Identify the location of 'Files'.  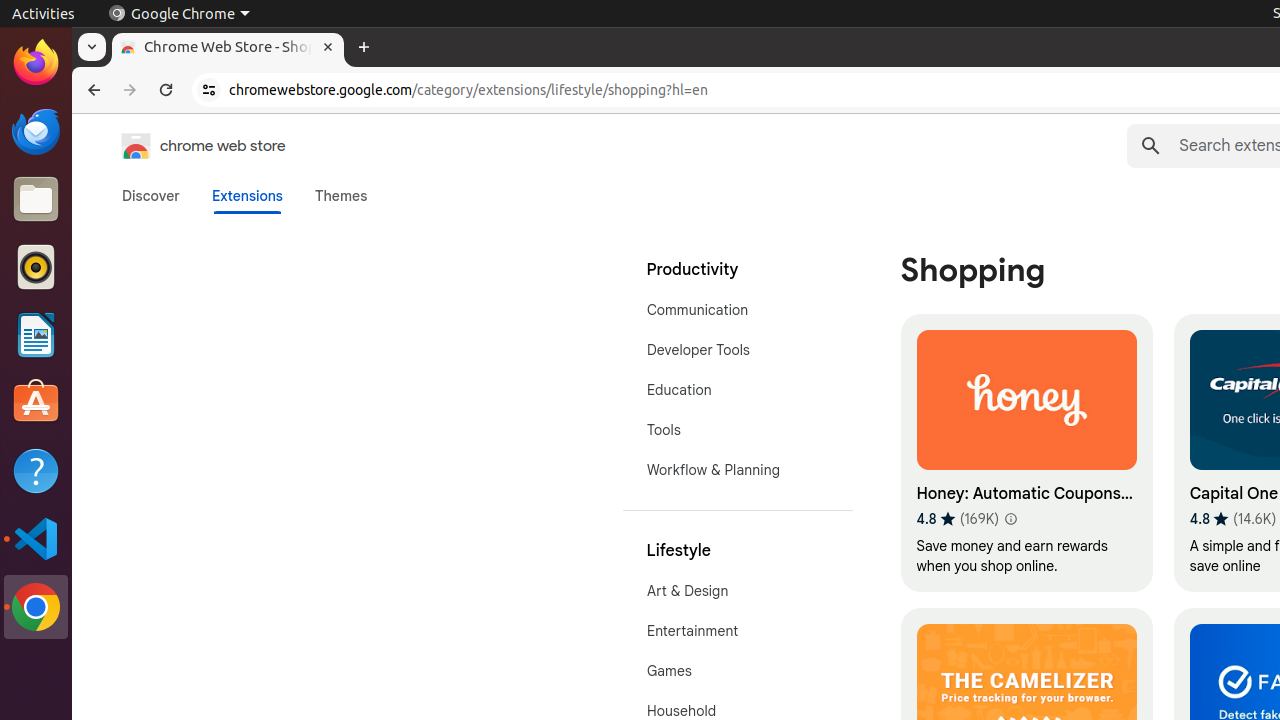
(35, 199).